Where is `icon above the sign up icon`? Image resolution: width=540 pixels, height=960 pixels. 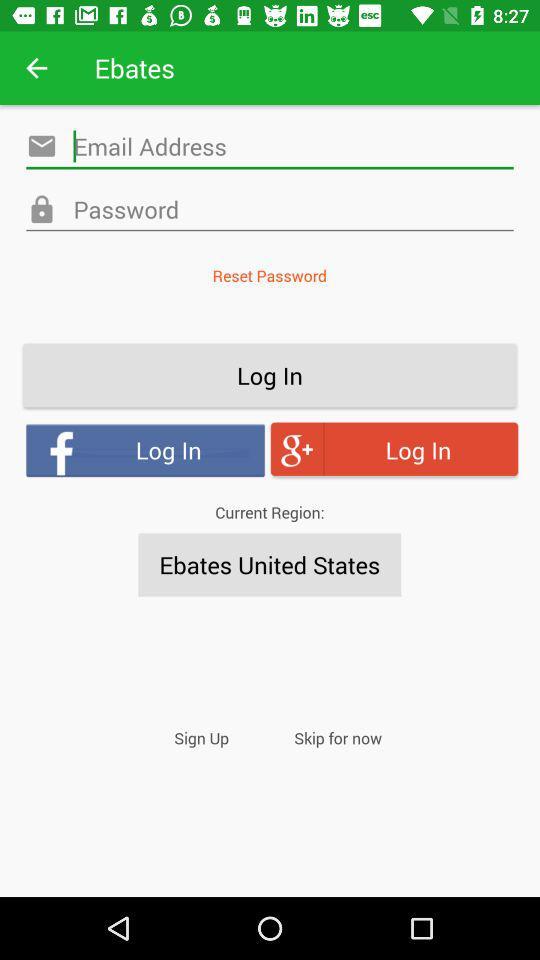
icon above the sign up icon is located at coordinates (269, 565).